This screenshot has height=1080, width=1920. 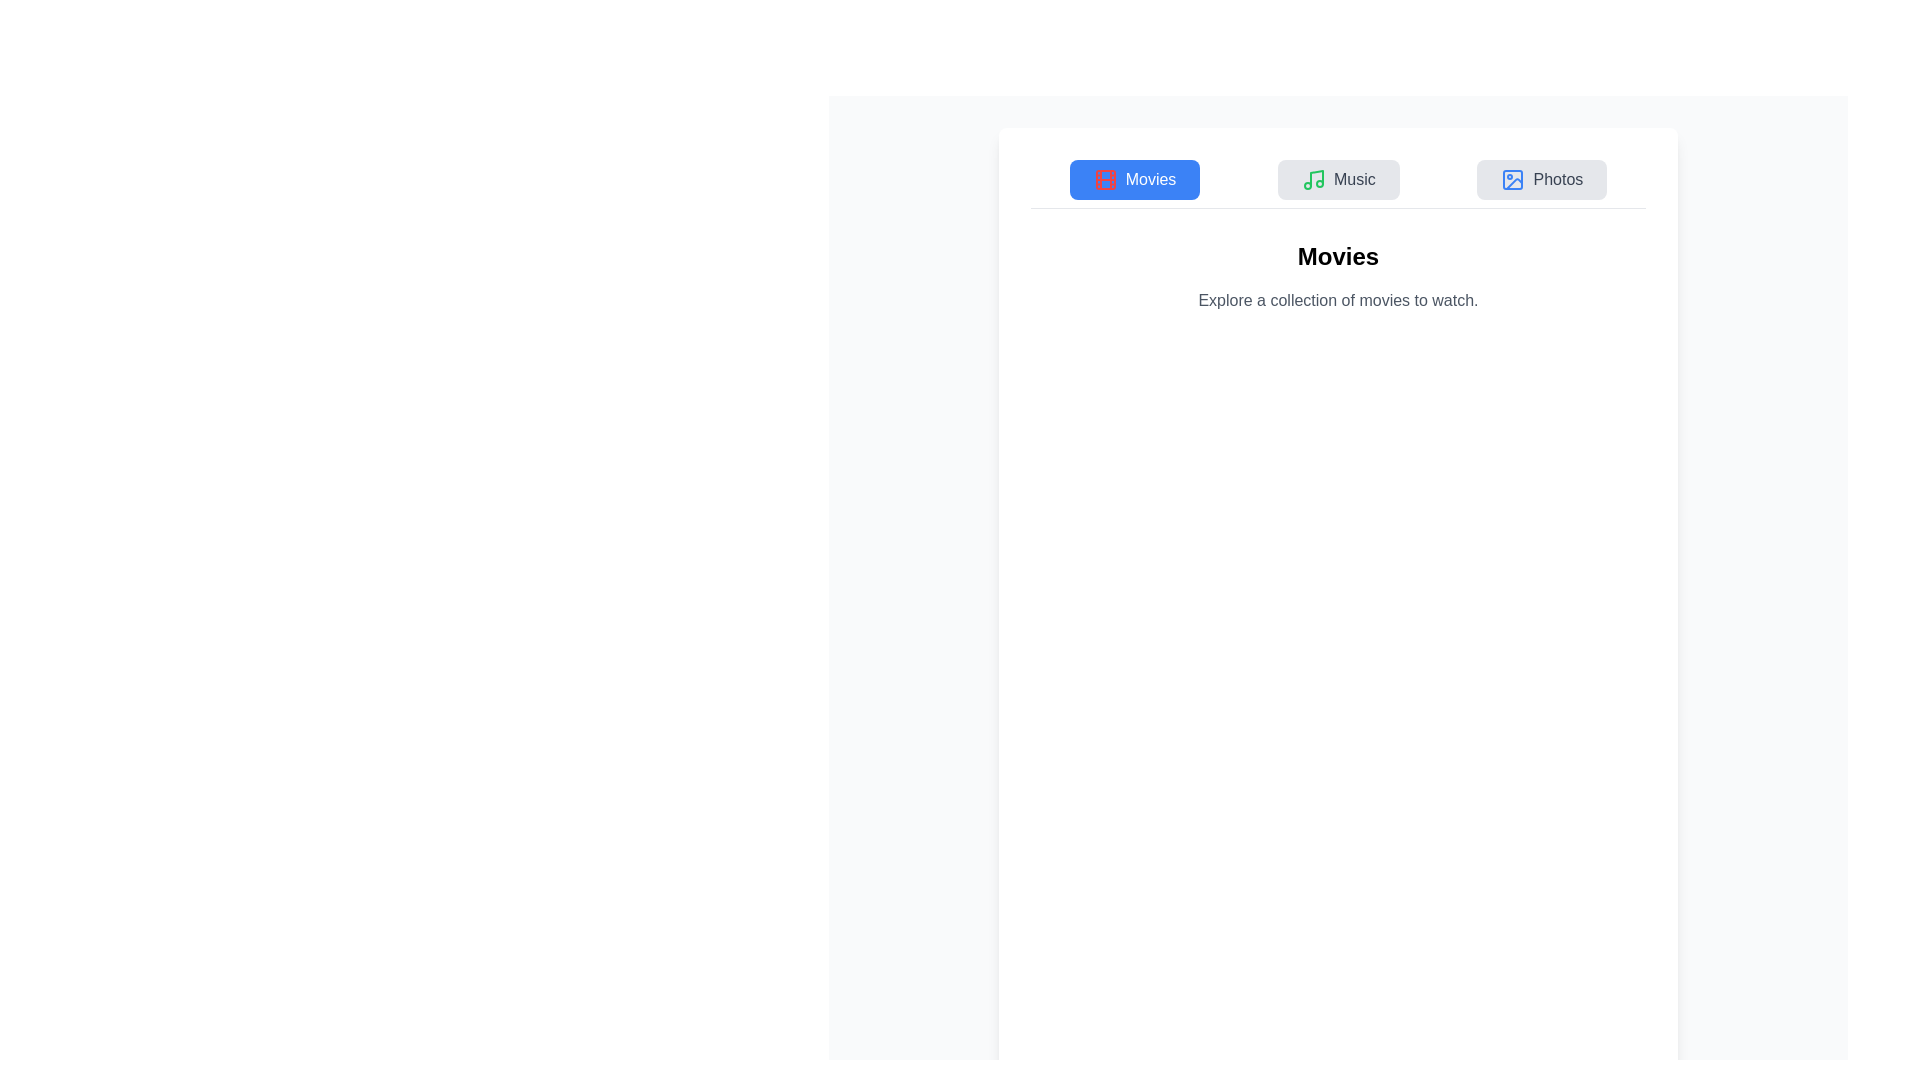 What do you see at coordinates (1134, 180) in the screenshot?
I see `the Movies tab by clicking its button` at bounding box center [1134, 180].